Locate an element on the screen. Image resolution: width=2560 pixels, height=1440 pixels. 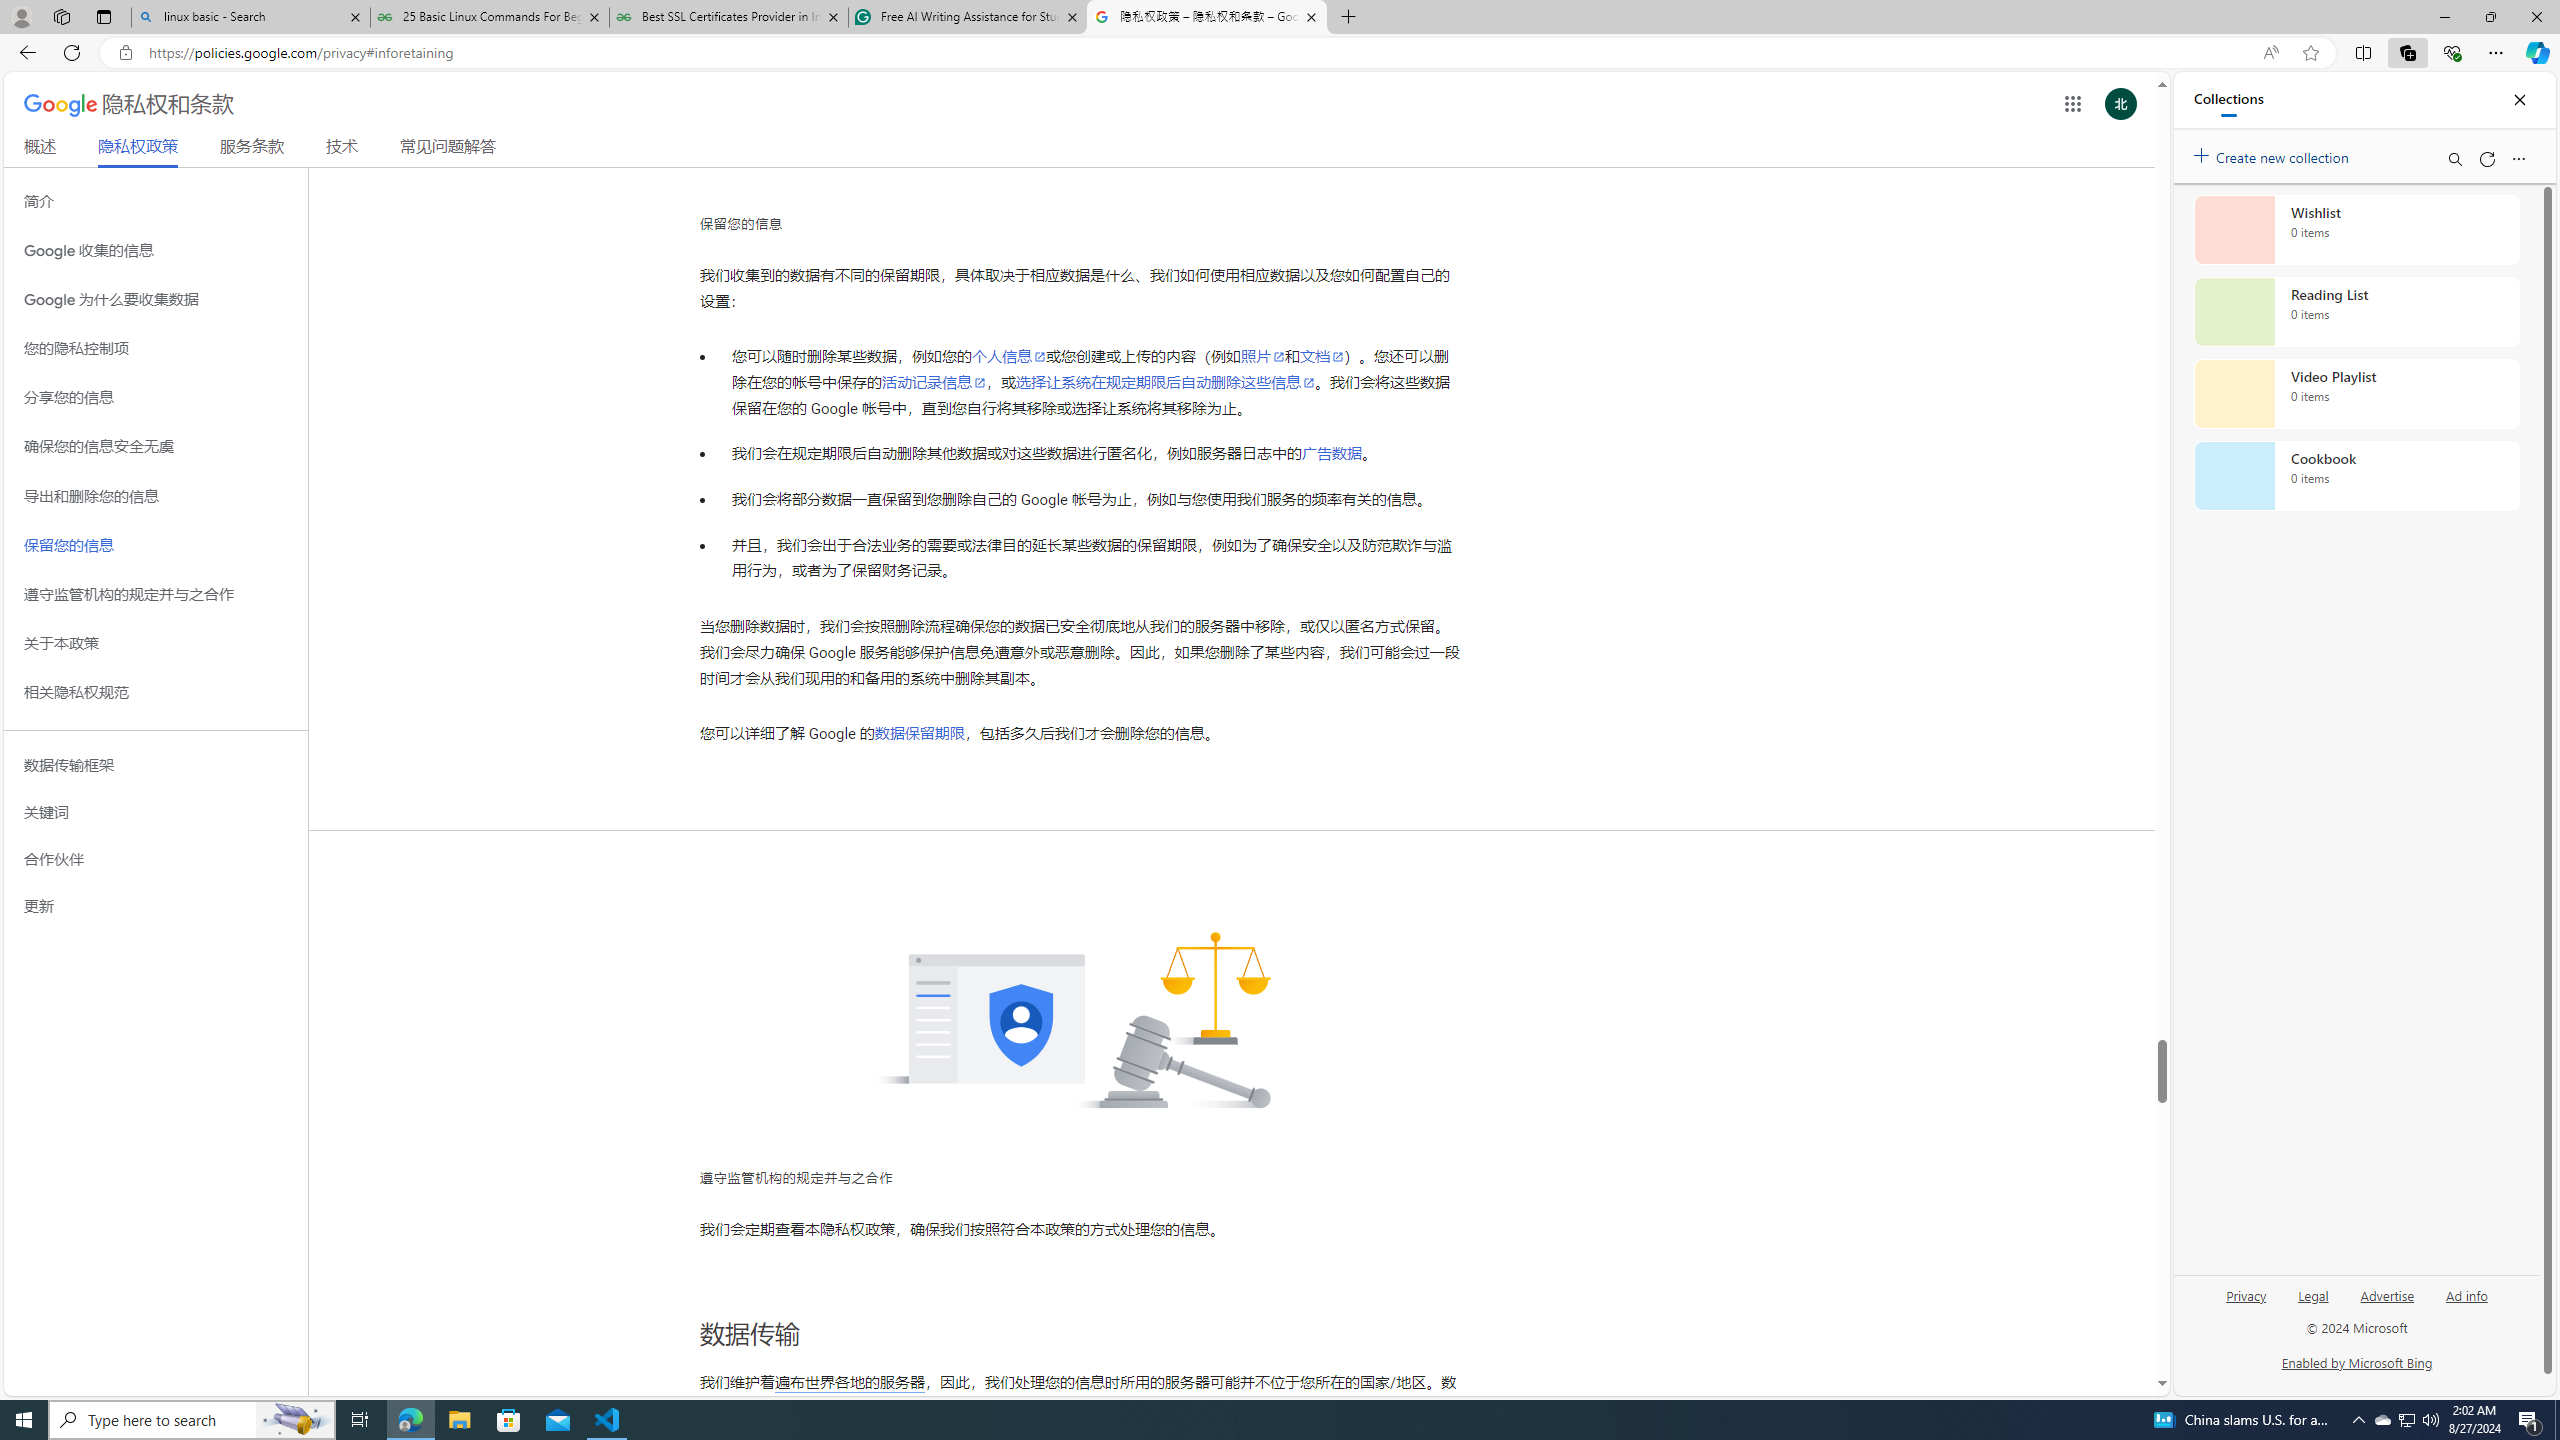
'Reading List collection, 0 items' is located at coordinates (2356, 310).